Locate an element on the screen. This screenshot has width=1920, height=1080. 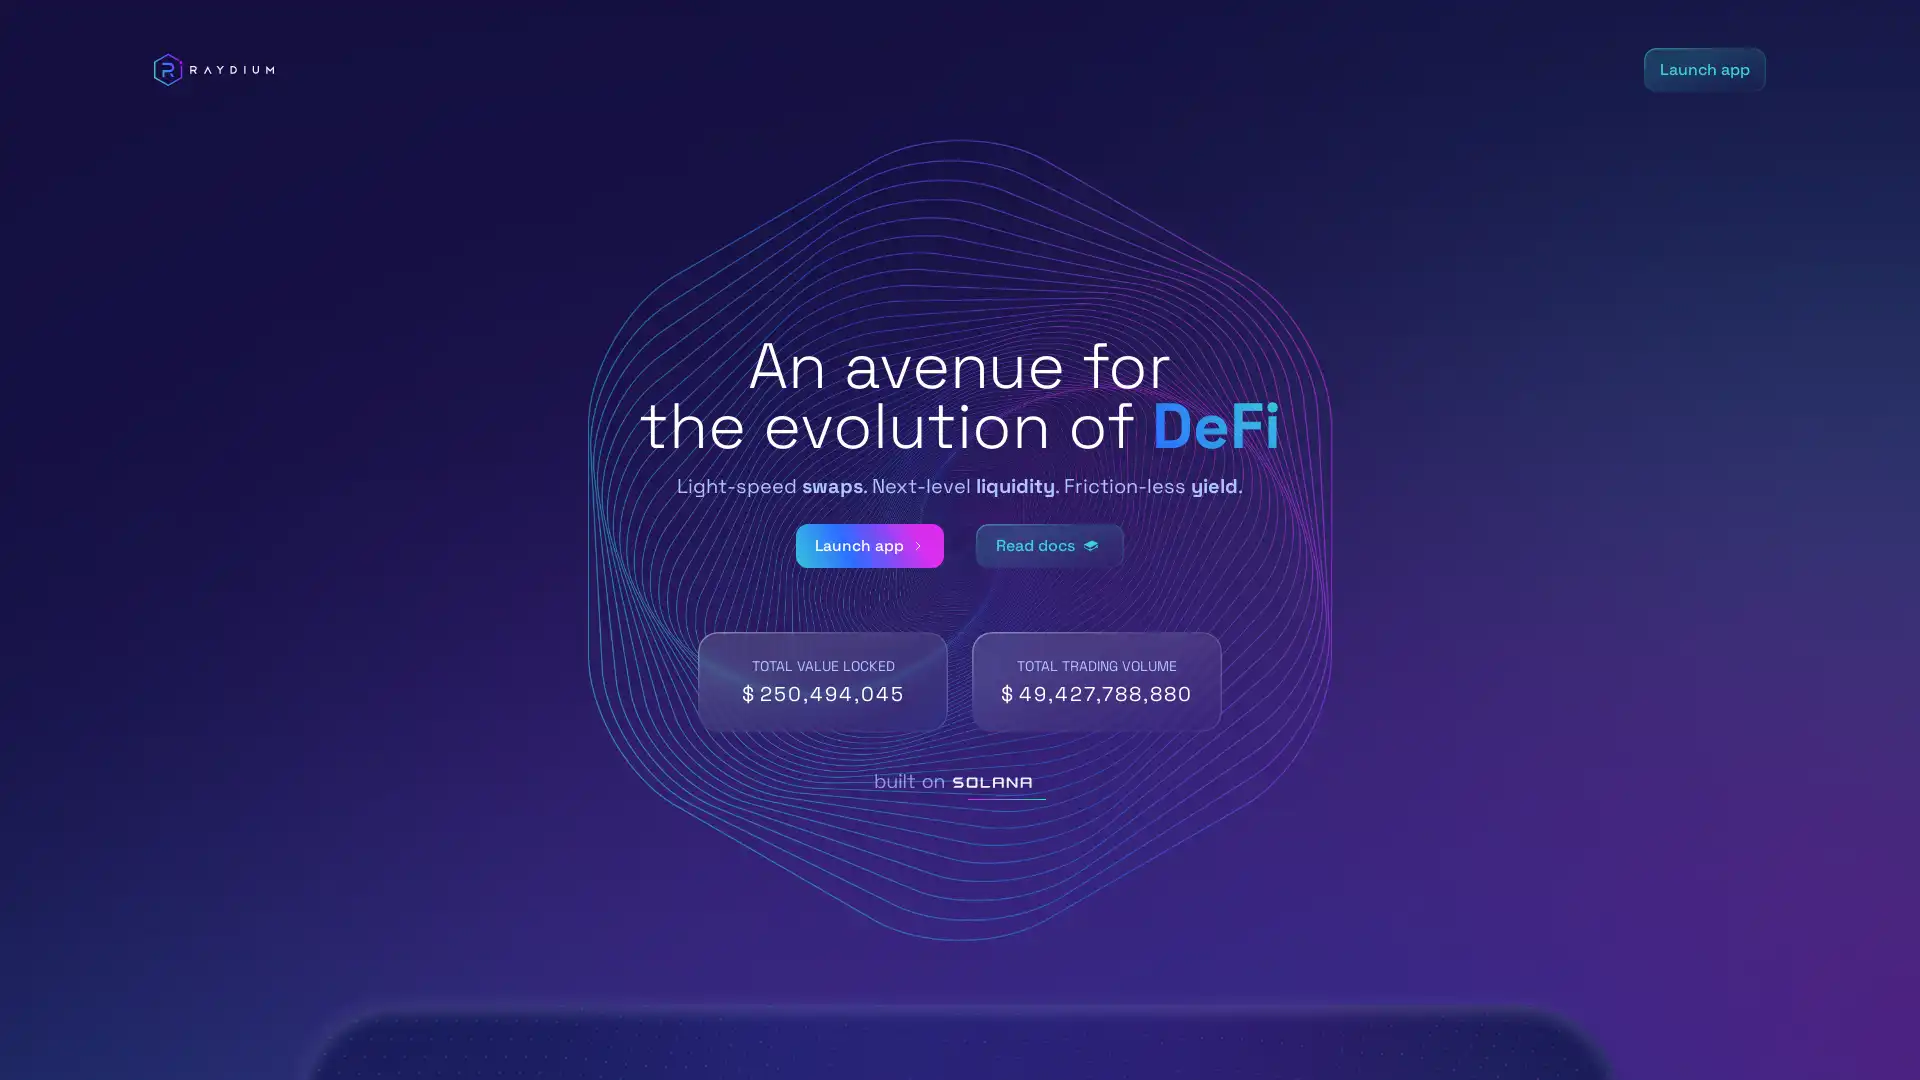
Launch app is located at coordinates (868, 546).